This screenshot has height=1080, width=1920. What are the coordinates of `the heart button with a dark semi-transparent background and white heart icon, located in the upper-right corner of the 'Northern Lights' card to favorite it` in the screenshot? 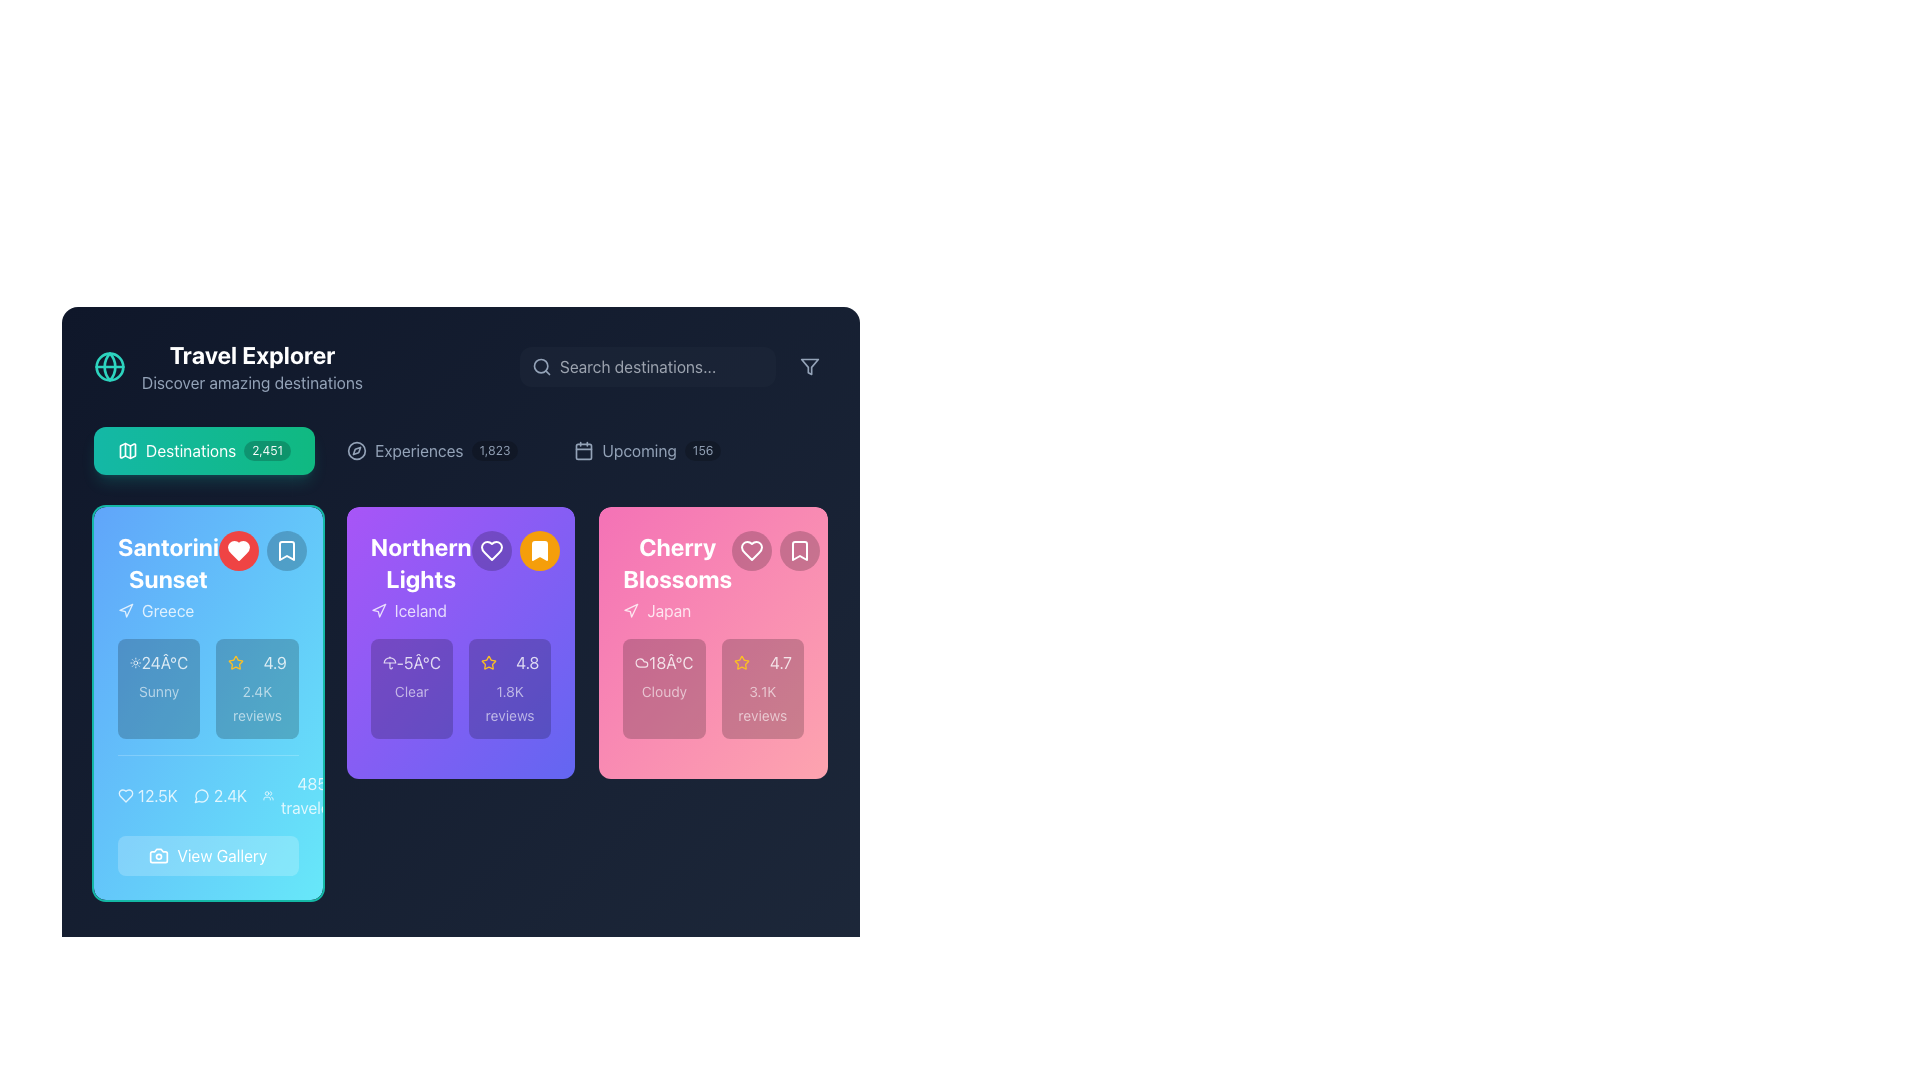 It's located at (515, 551).